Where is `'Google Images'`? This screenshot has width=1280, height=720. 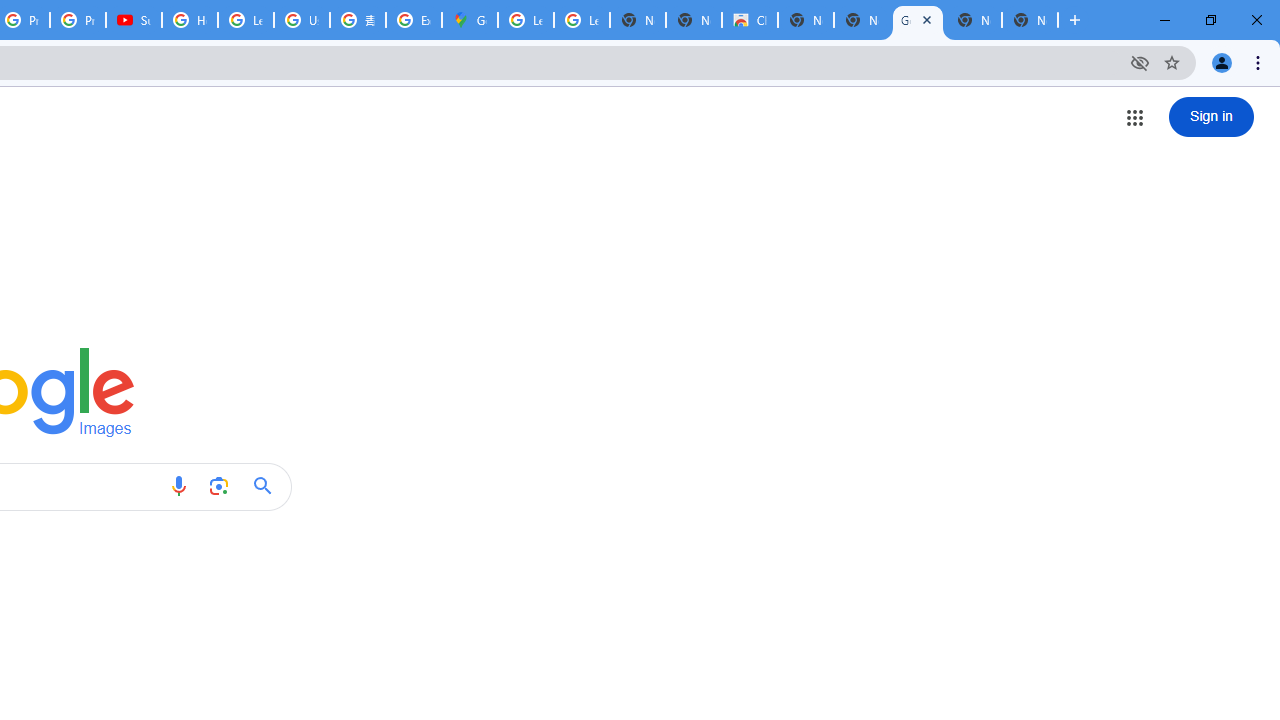 'Google Images' is located at coordinates (916, 20).